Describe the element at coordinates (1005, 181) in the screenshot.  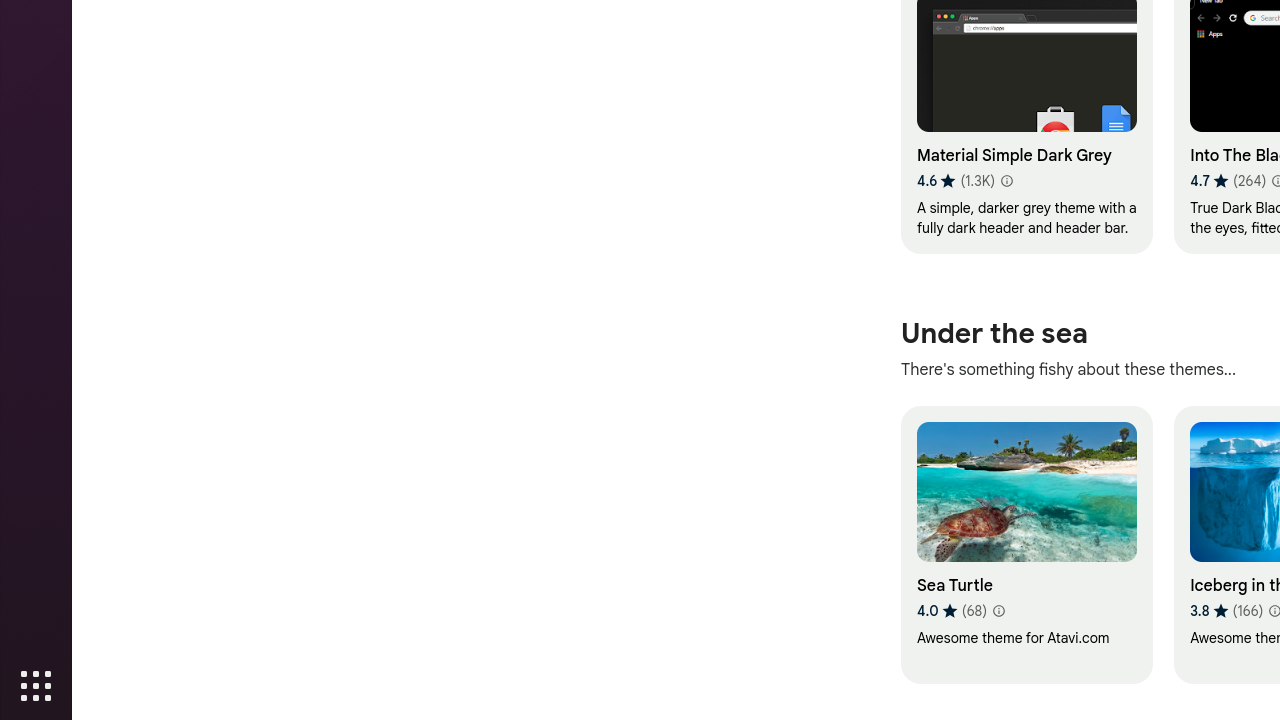
I see `'Learn more about results and reviews "Material Simple Dark Grey"'` at that location.